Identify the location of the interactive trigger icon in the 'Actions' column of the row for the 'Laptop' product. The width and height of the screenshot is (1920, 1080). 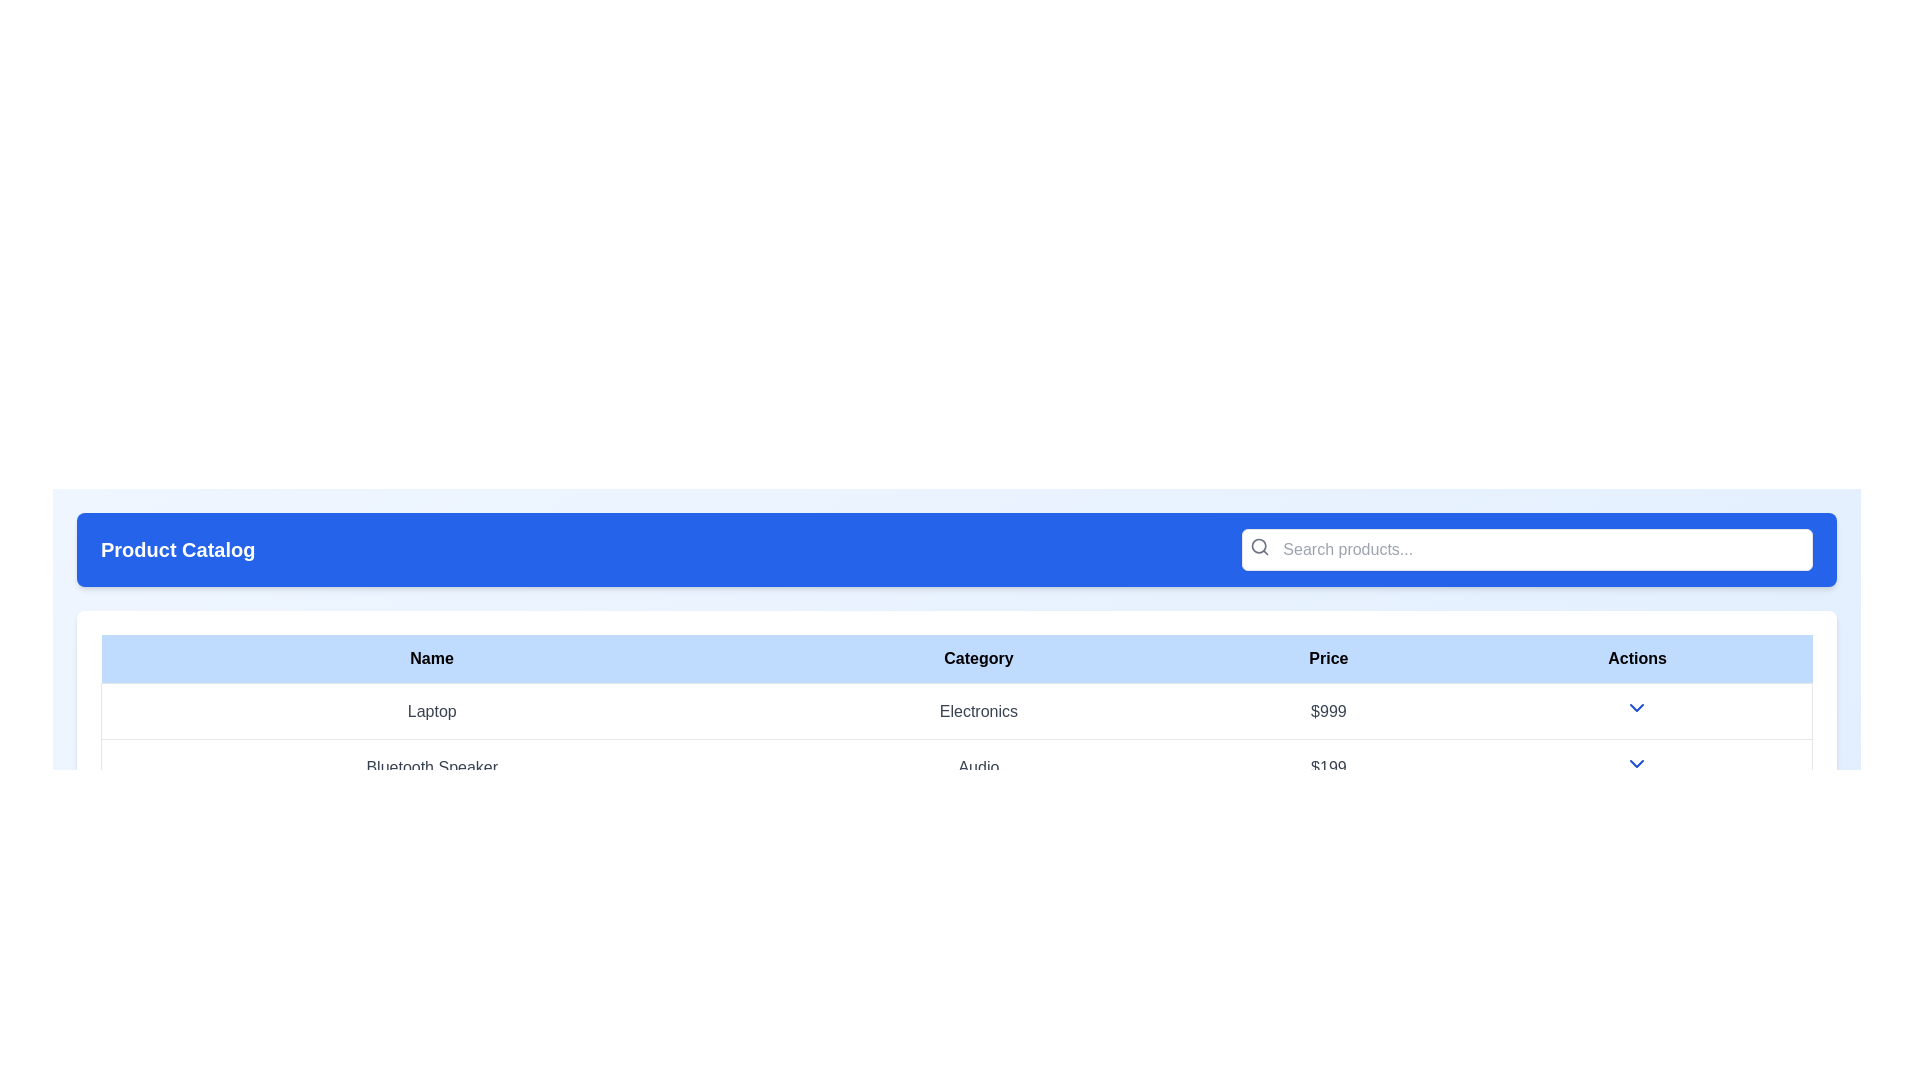
(1637, 710).